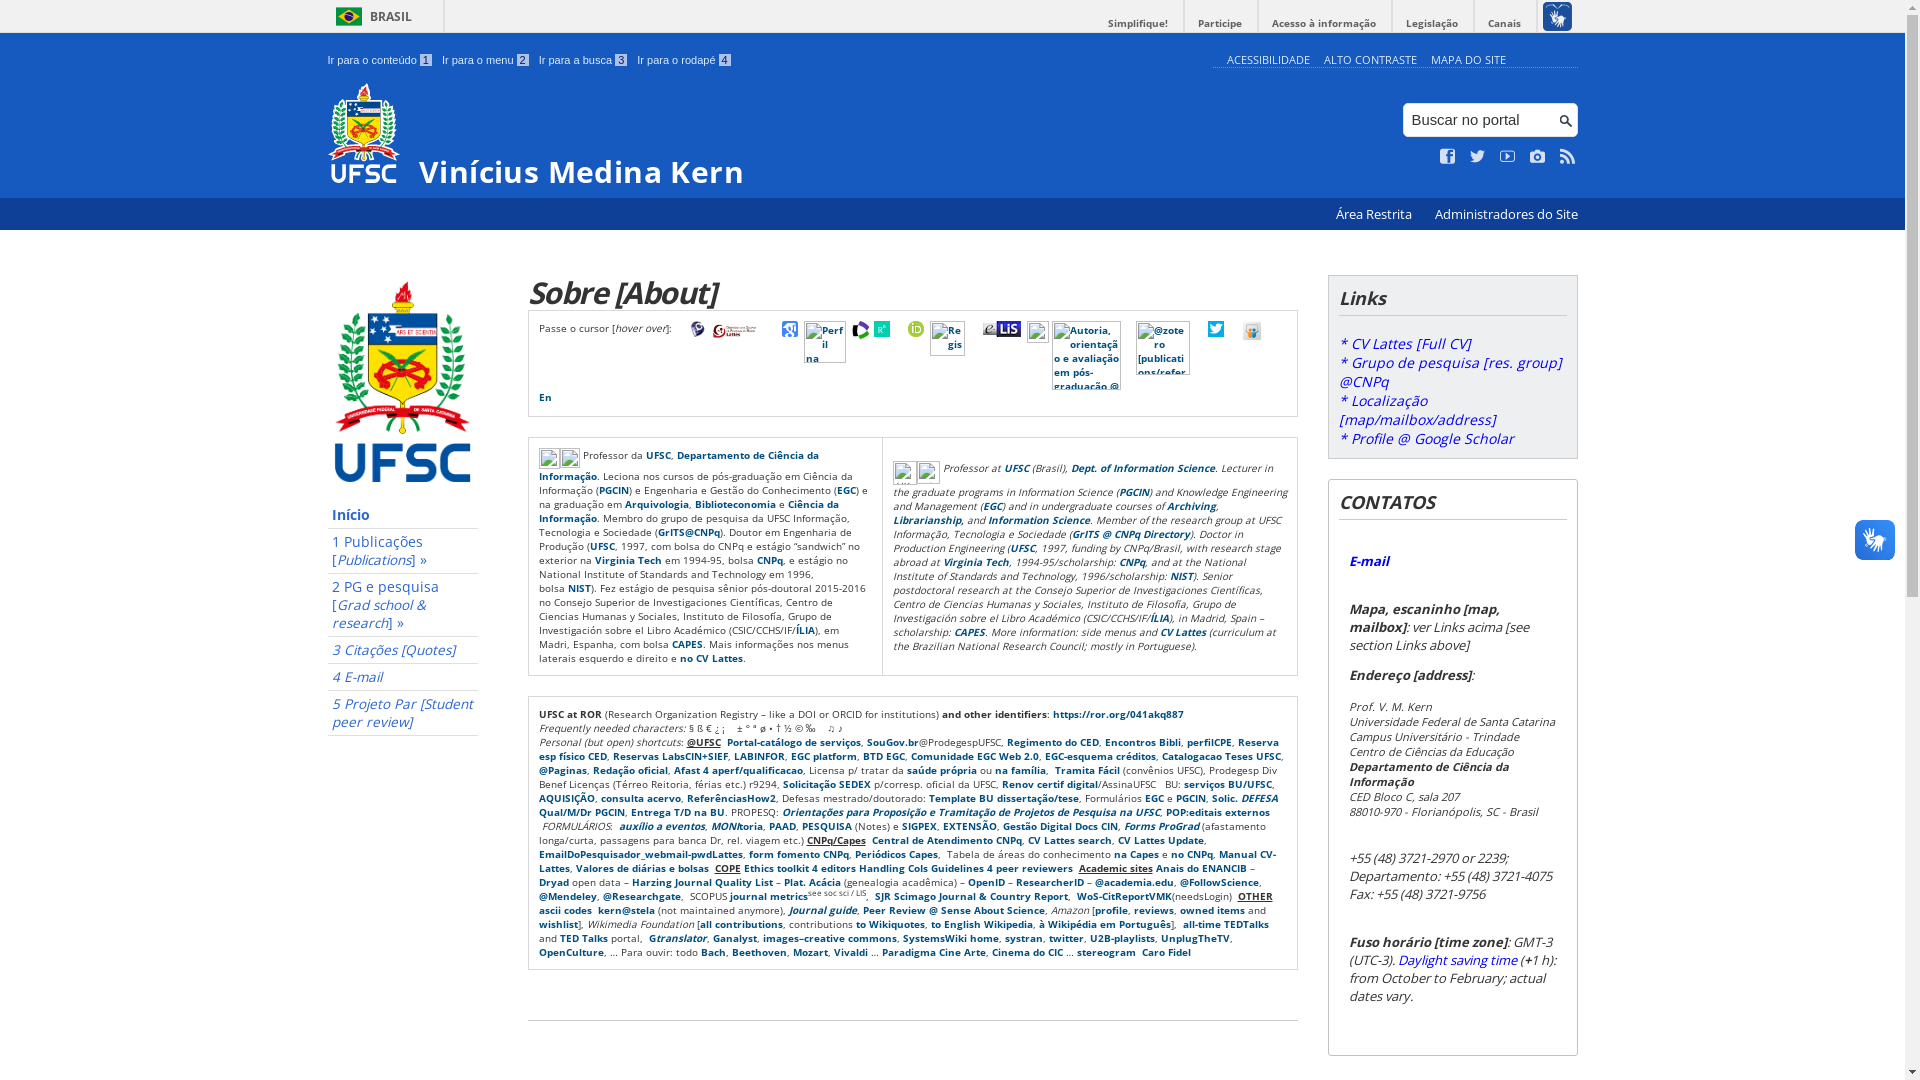  What do you see at coordinates (986, 881) in the screenshot?
I see `'OpenID'` at bounding box center [986, 881].